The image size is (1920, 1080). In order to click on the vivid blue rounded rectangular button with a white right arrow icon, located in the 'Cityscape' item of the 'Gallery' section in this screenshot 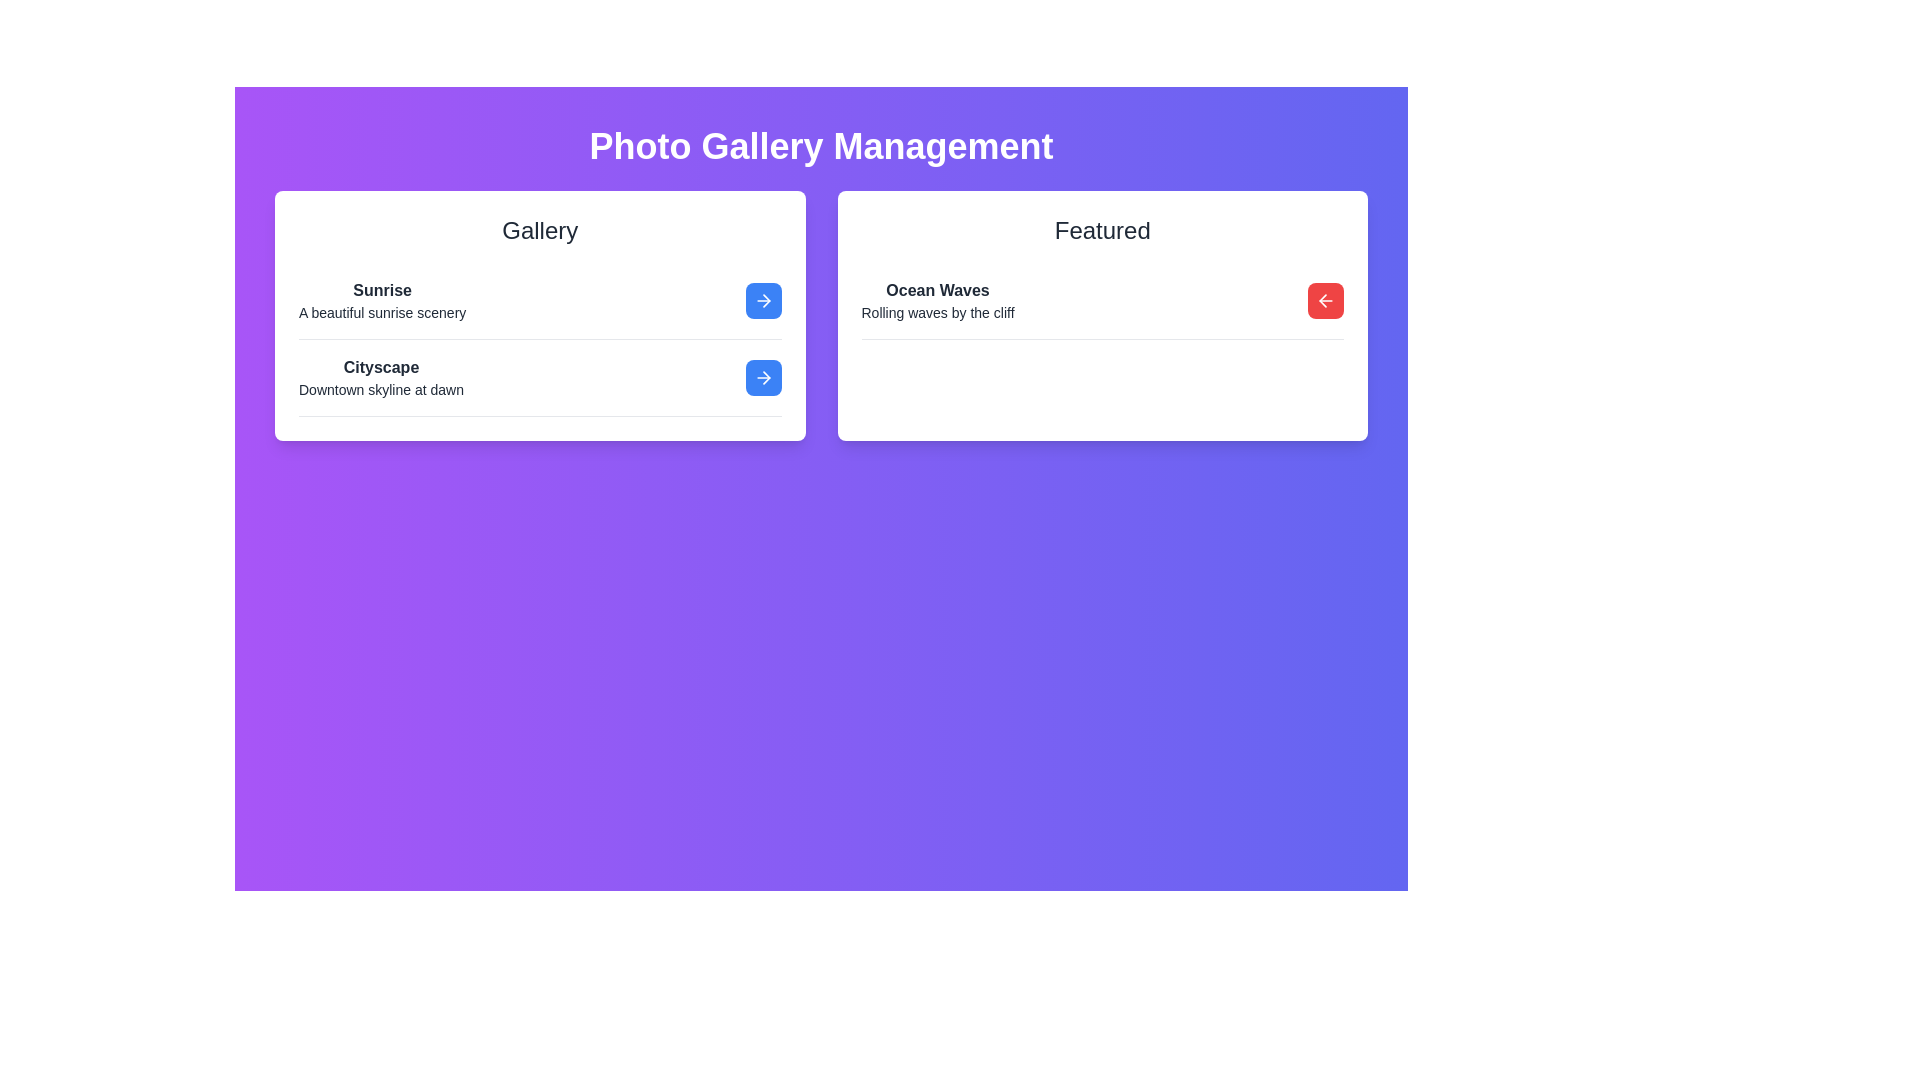, I will do `click(762, 378)`.